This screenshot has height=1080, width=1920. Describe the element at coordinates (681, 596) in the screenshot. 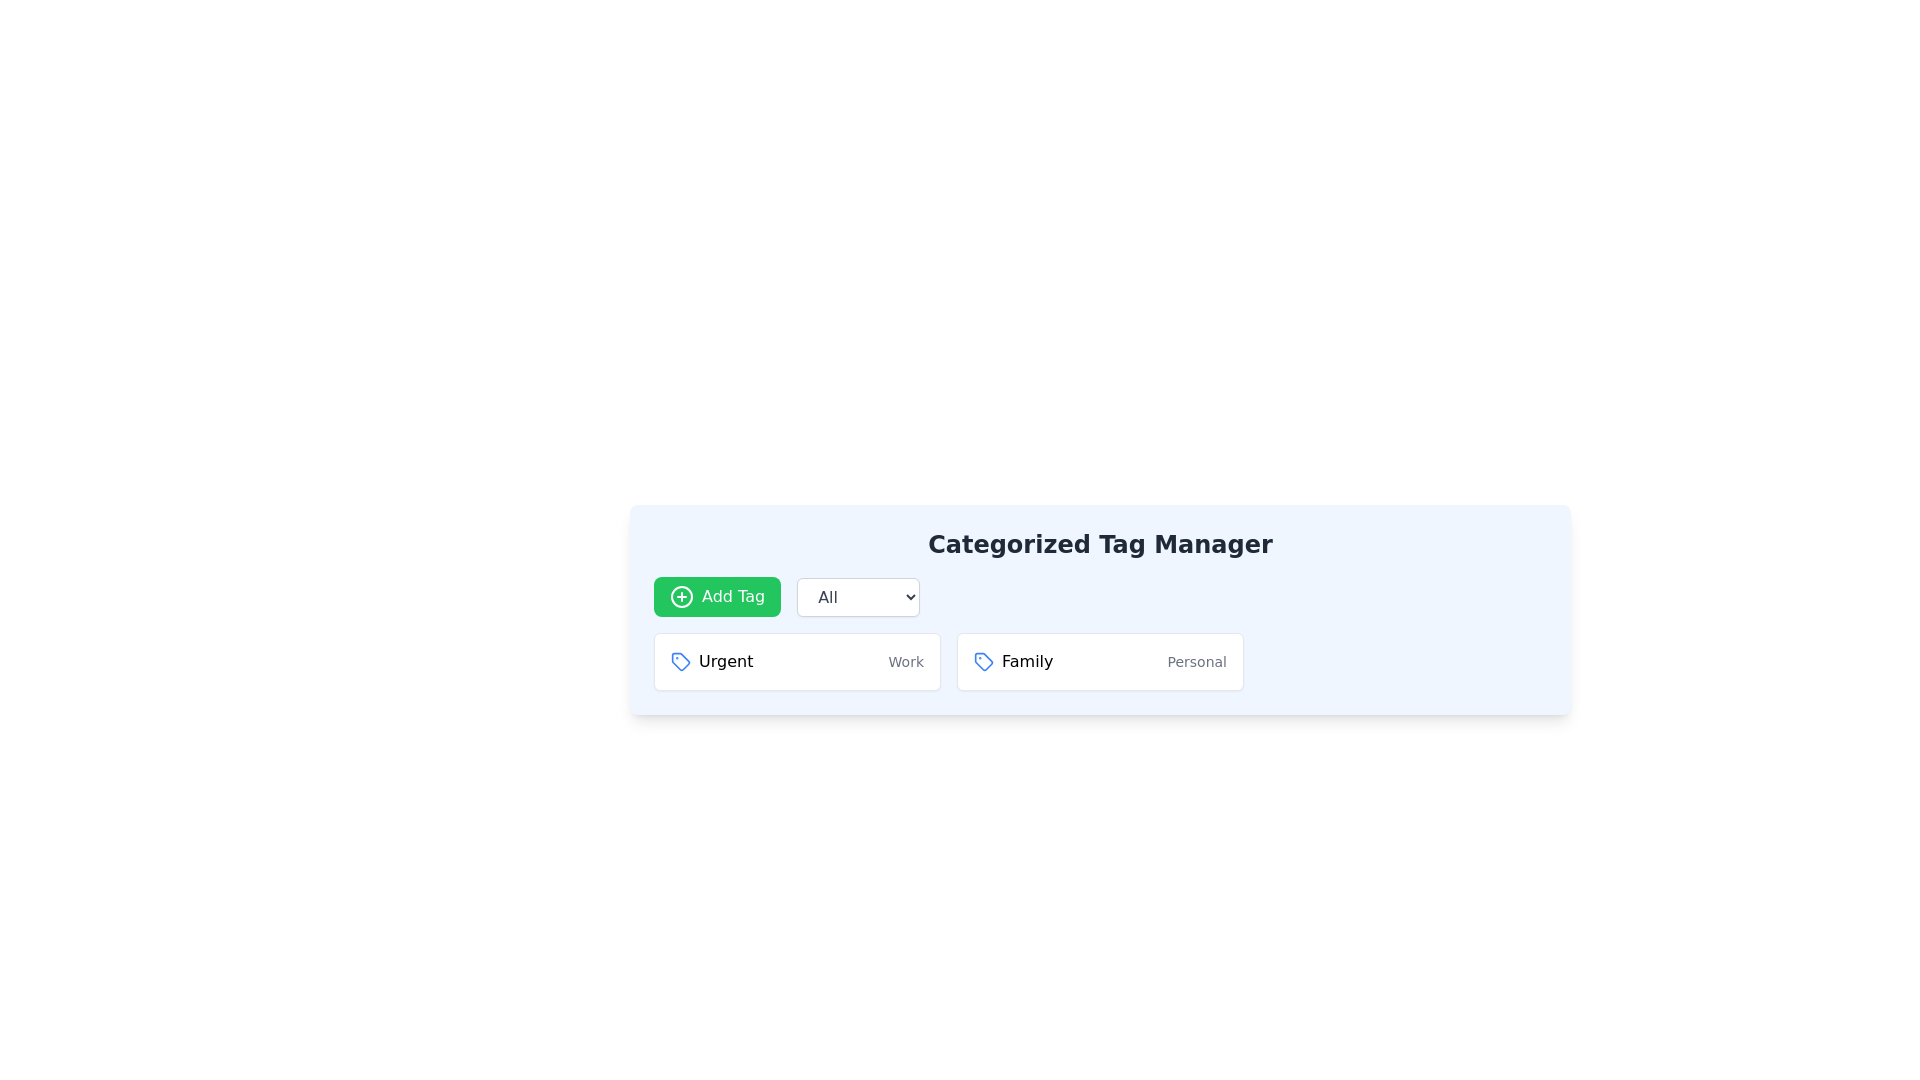

I see `the circular icon with a plus symbol in the center, which is styled with a green background and white strokes, located on the left side of the 'Add Tag' button` at that location.